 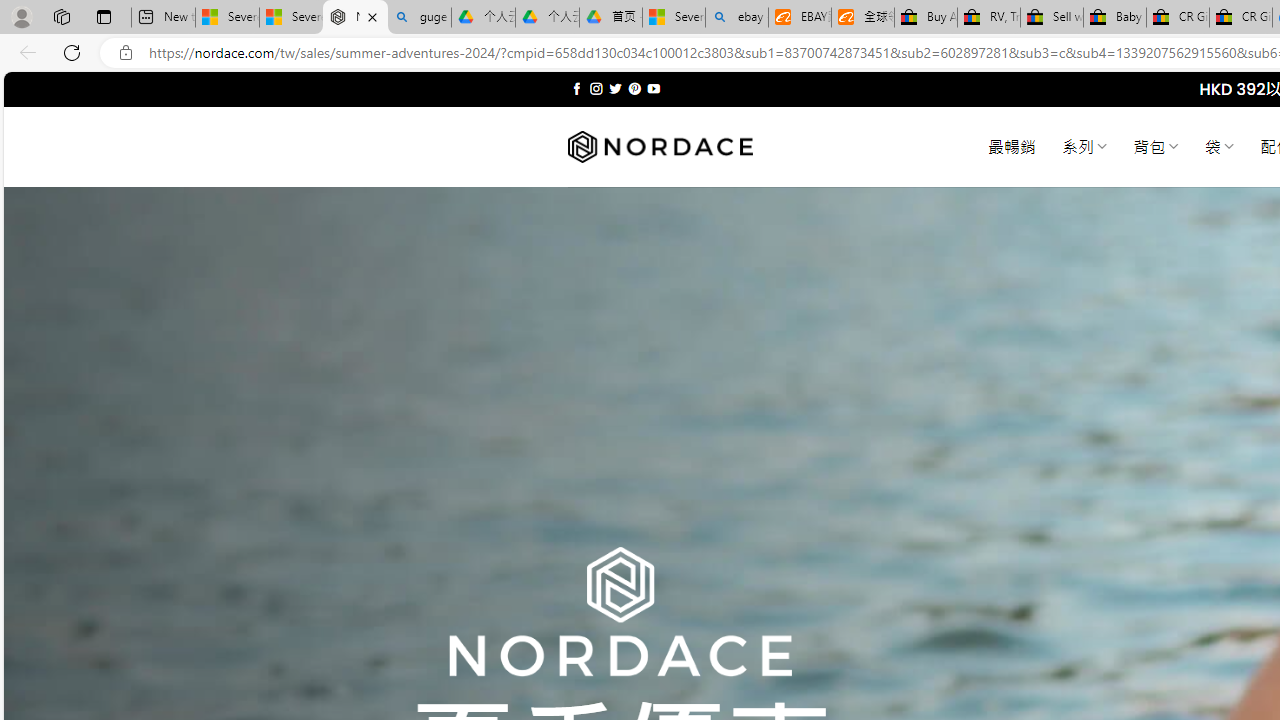 I want to click on 'Tab actions menu', so click(x=103, y=16).